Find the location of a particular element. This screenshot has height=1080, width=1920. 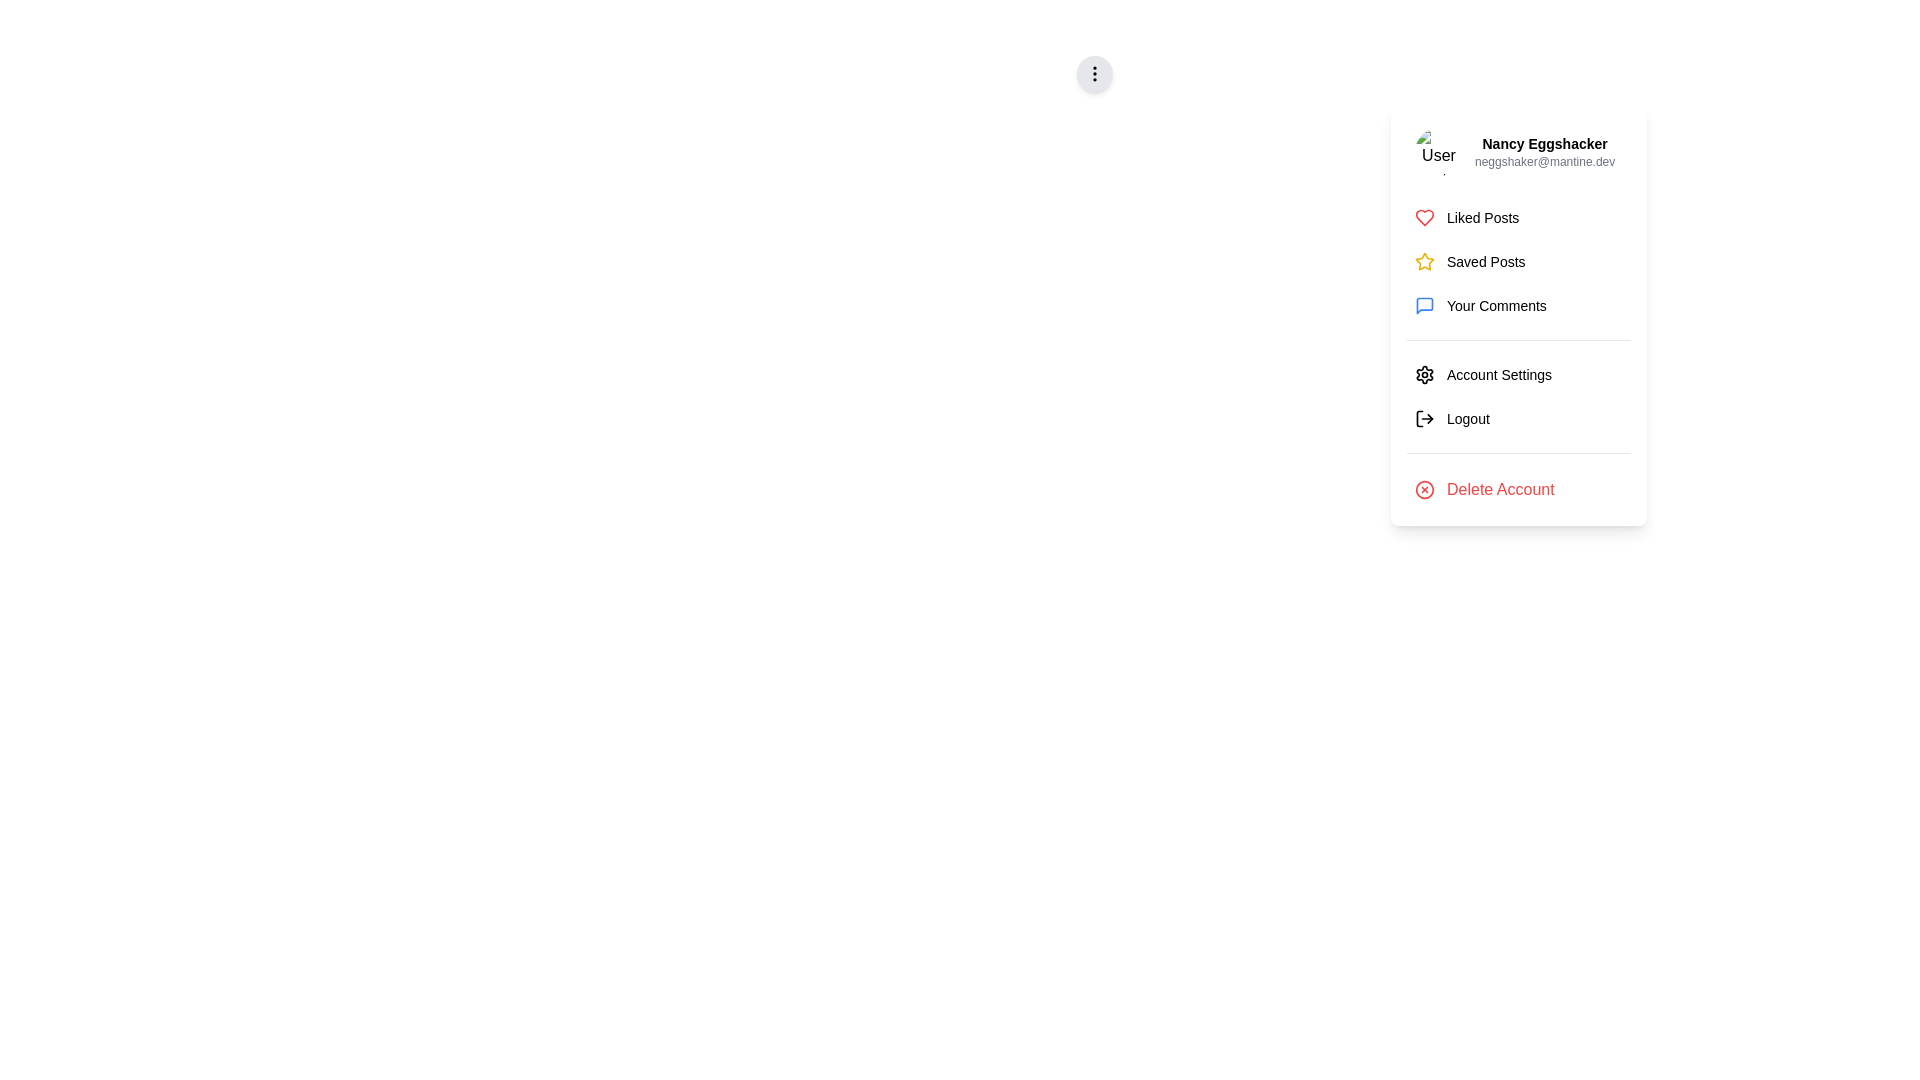

the circular button with a gray background and vertical ellipsis icon is located at coordinates (1093, 72).